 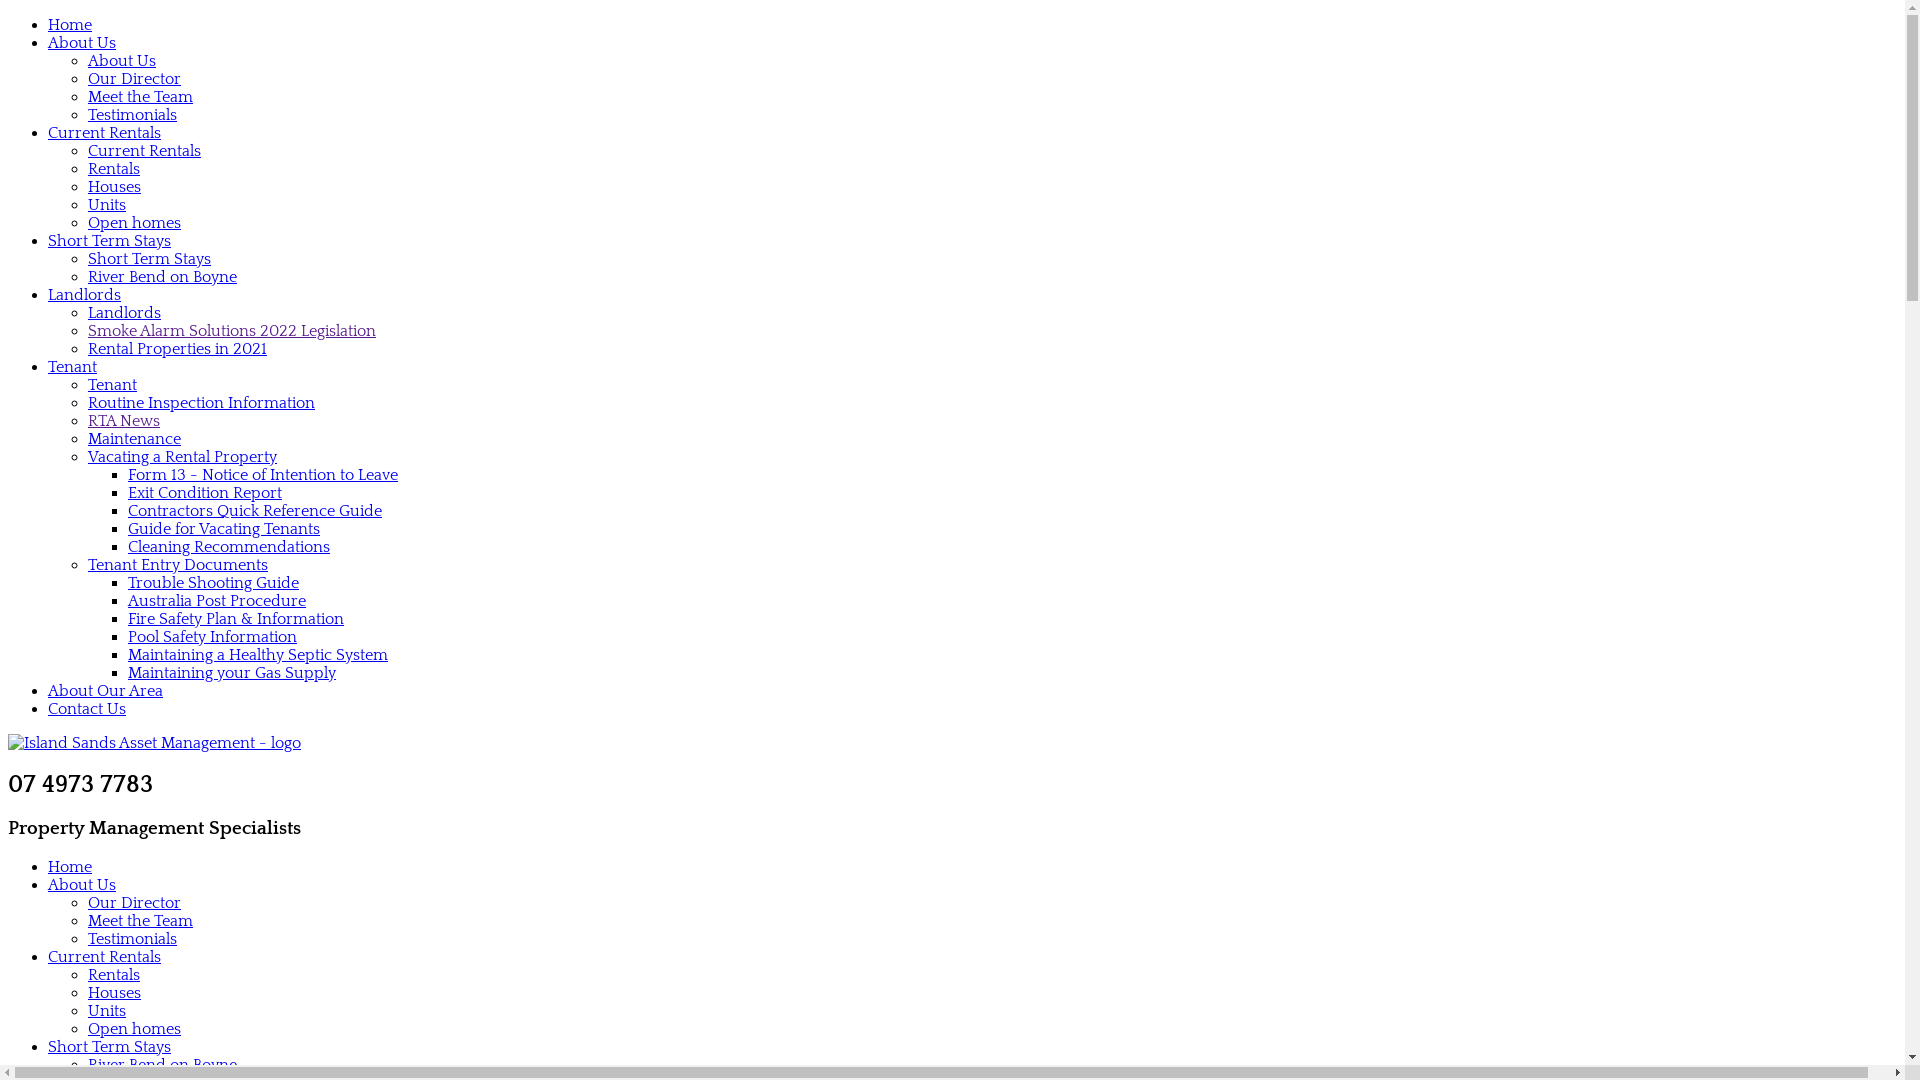 What do you see at coordinates (224, 527) in the screenshot?
I see `'Guide for Vacating Tenants'` at bounding box center [224, 527].